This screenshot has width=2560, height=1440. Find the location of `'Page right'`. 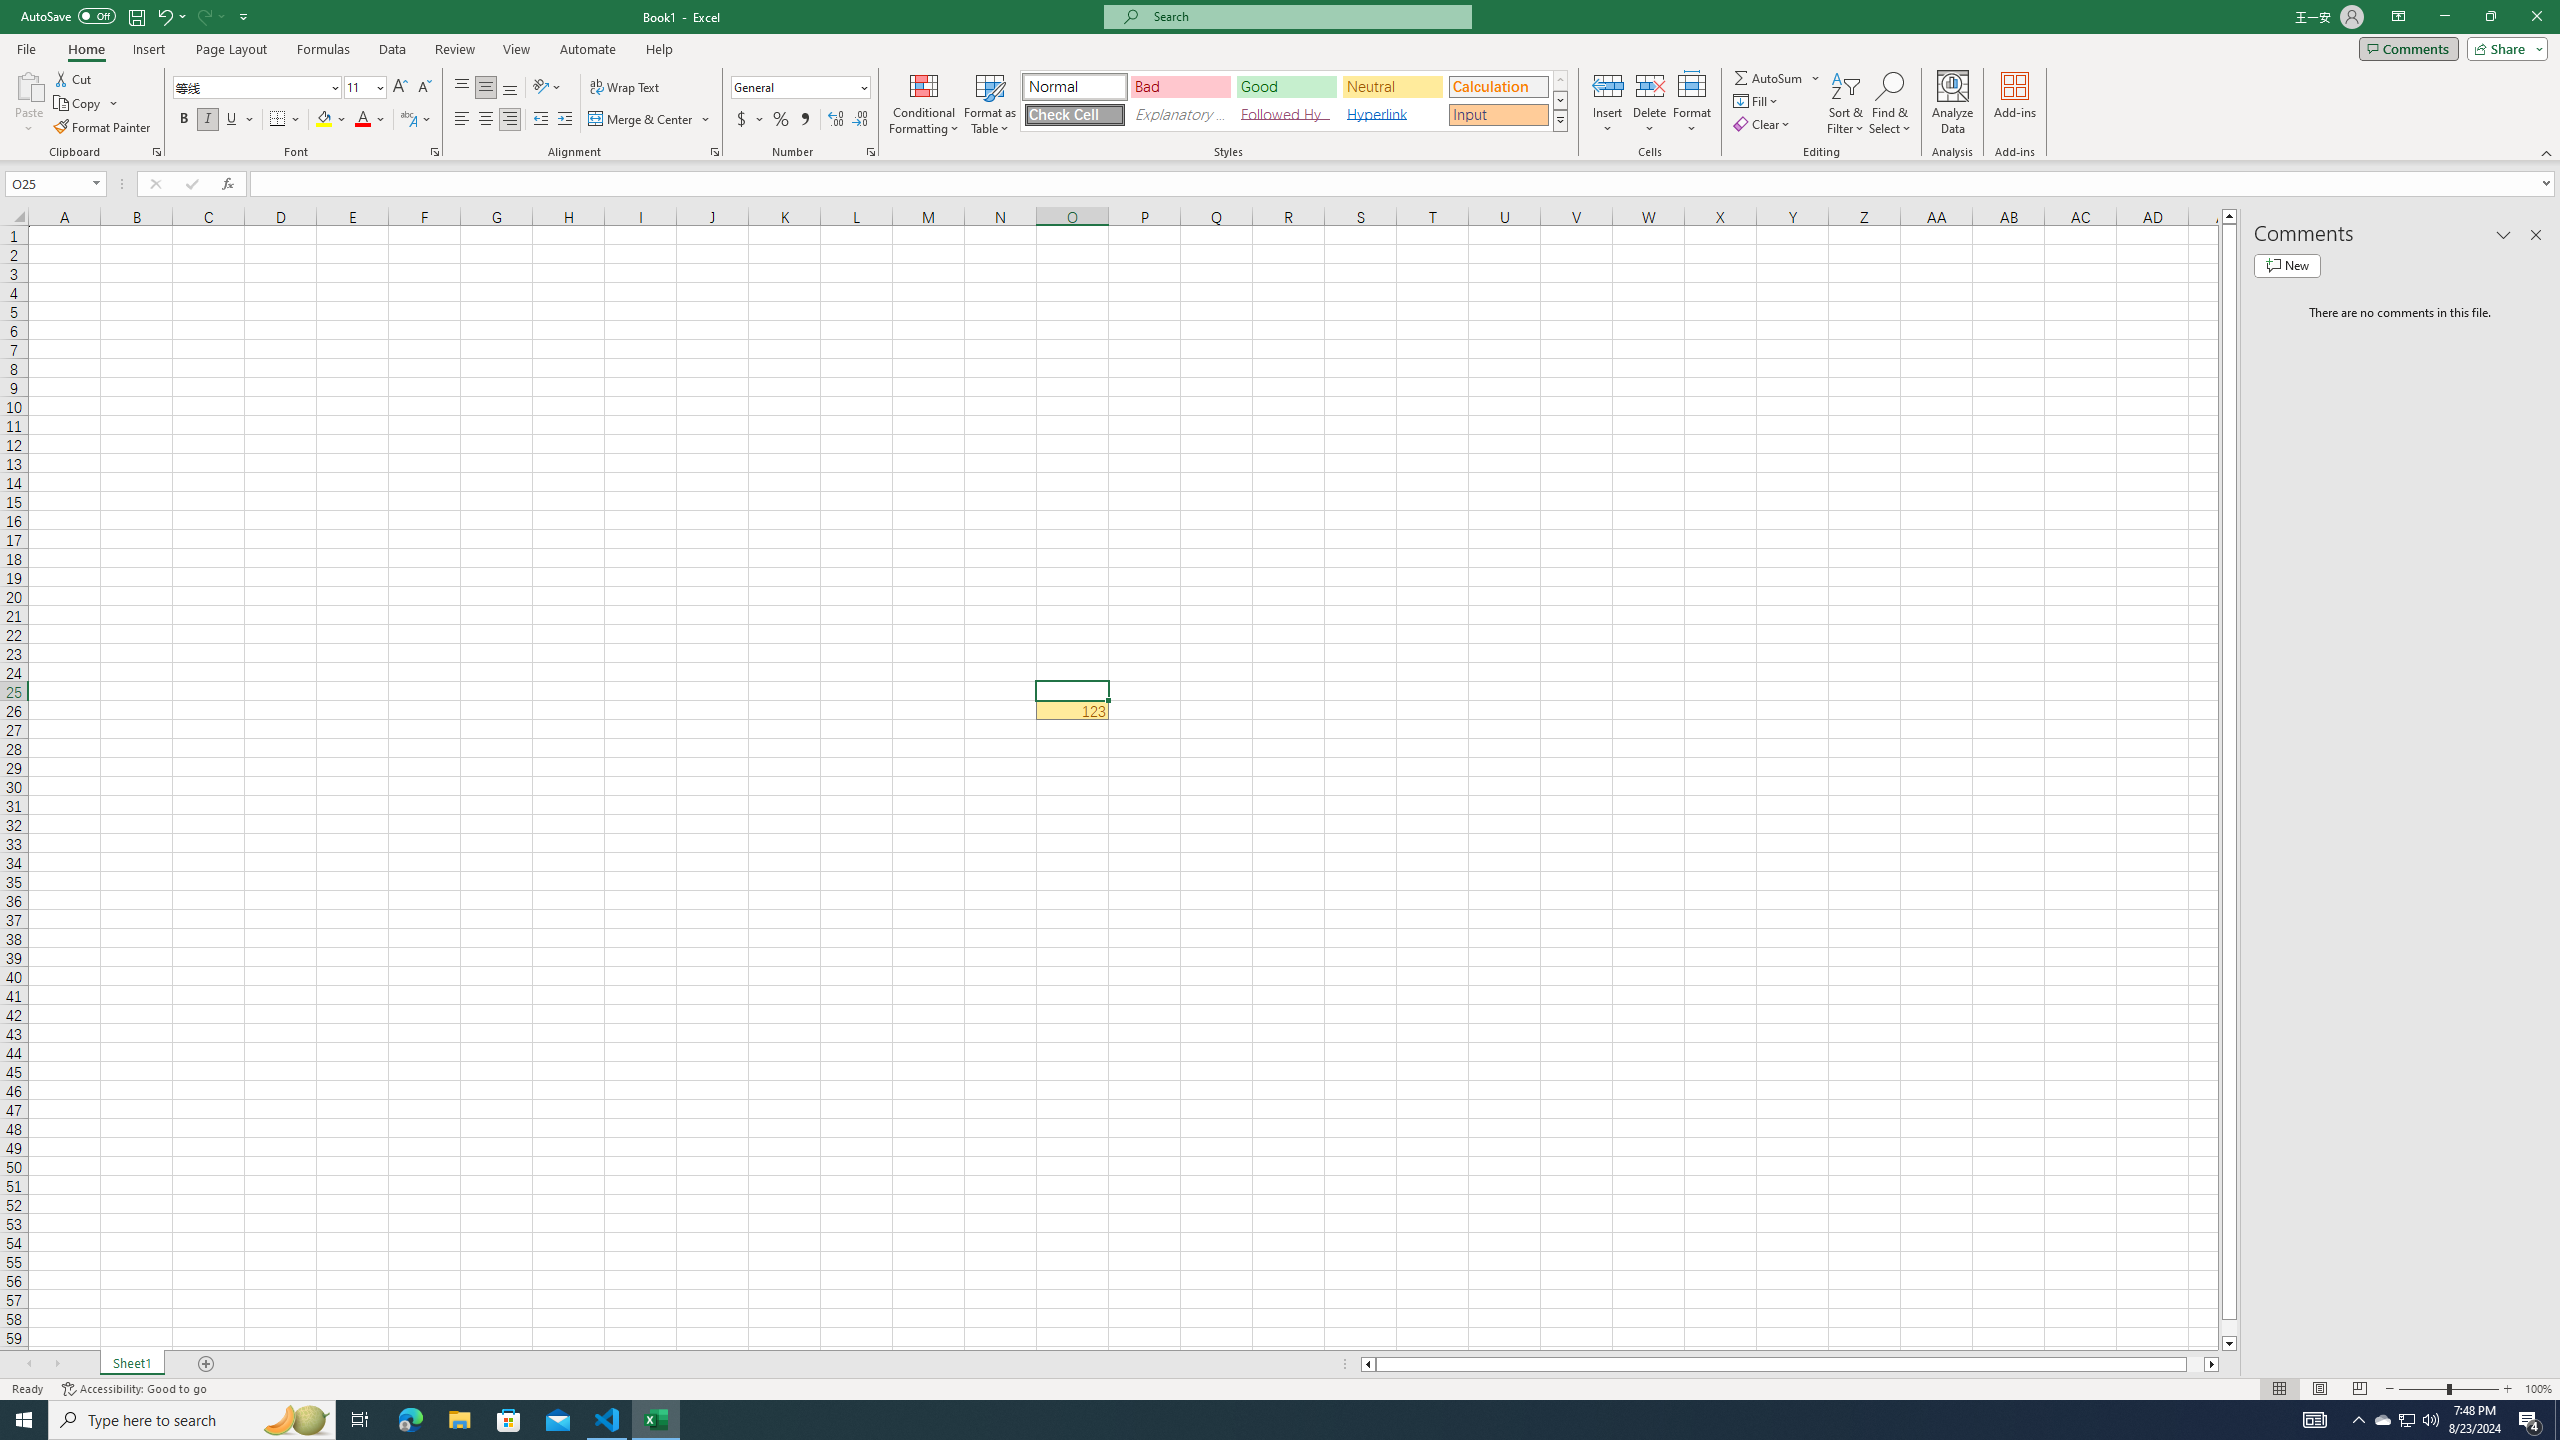

'Page right' is located at coordinates (2194, 1363).